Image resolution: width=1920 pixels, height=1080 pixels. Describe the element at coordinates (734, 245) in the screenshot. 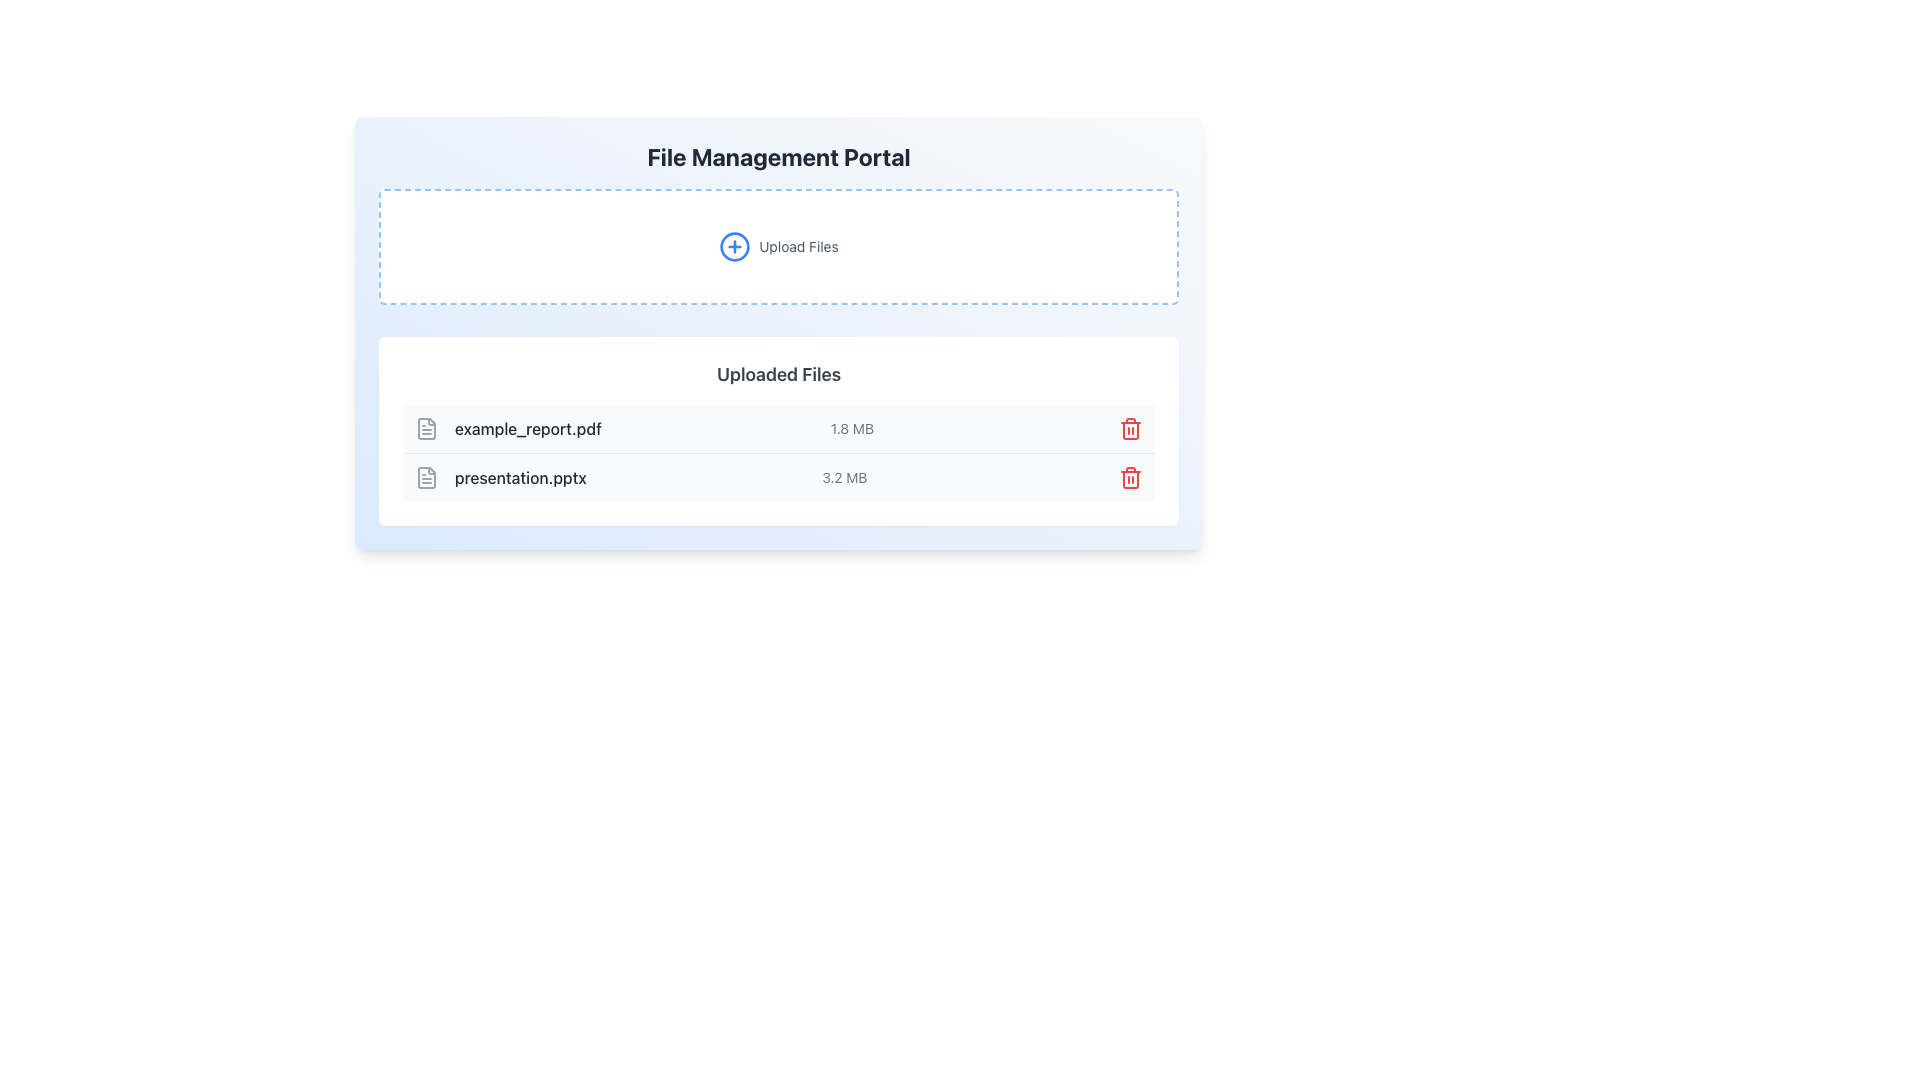

I see `the central blue circle graphic within the icon design located above the list of uploaded files` at that location.